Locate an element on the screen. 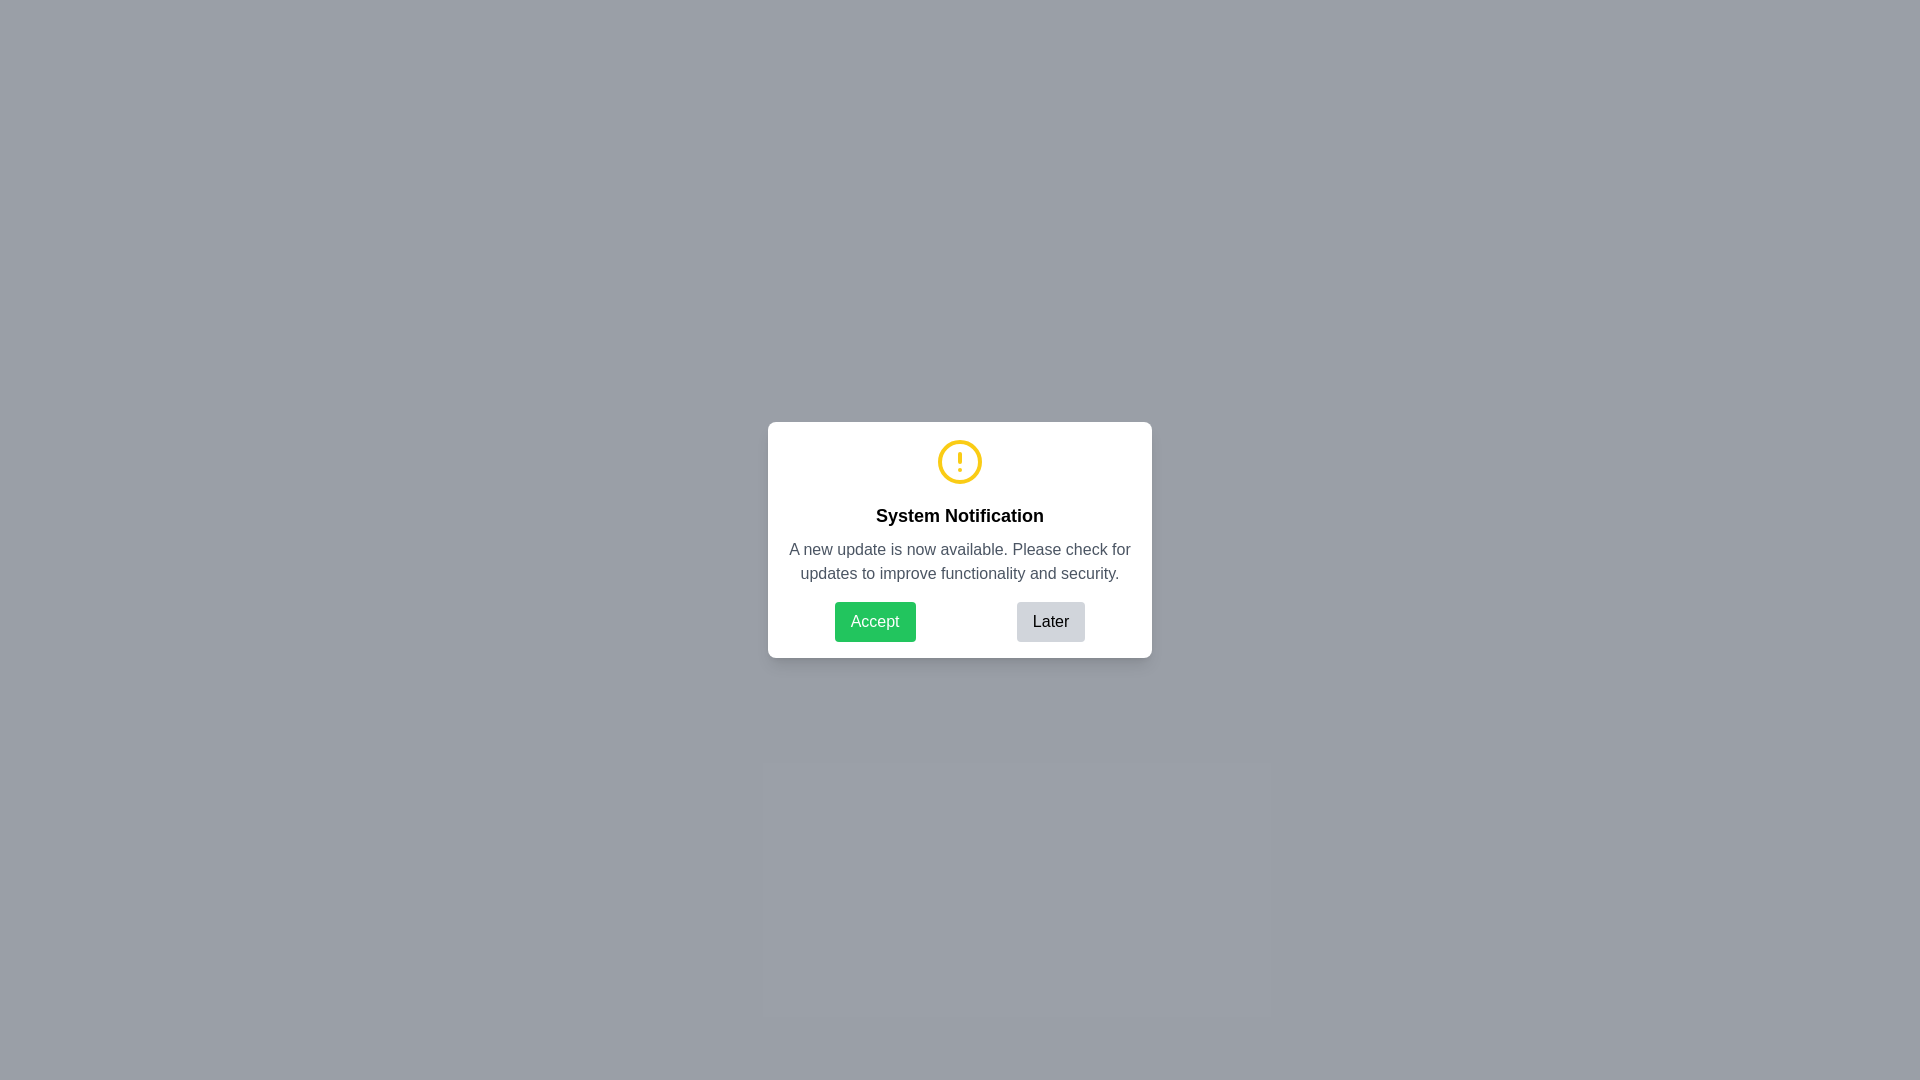 This screenshot has height=1080, width=1920. the green 'Accept' button with rounded borders that has white text, which is the leftmost button in the dialog box is located at coordinates (875, 620).